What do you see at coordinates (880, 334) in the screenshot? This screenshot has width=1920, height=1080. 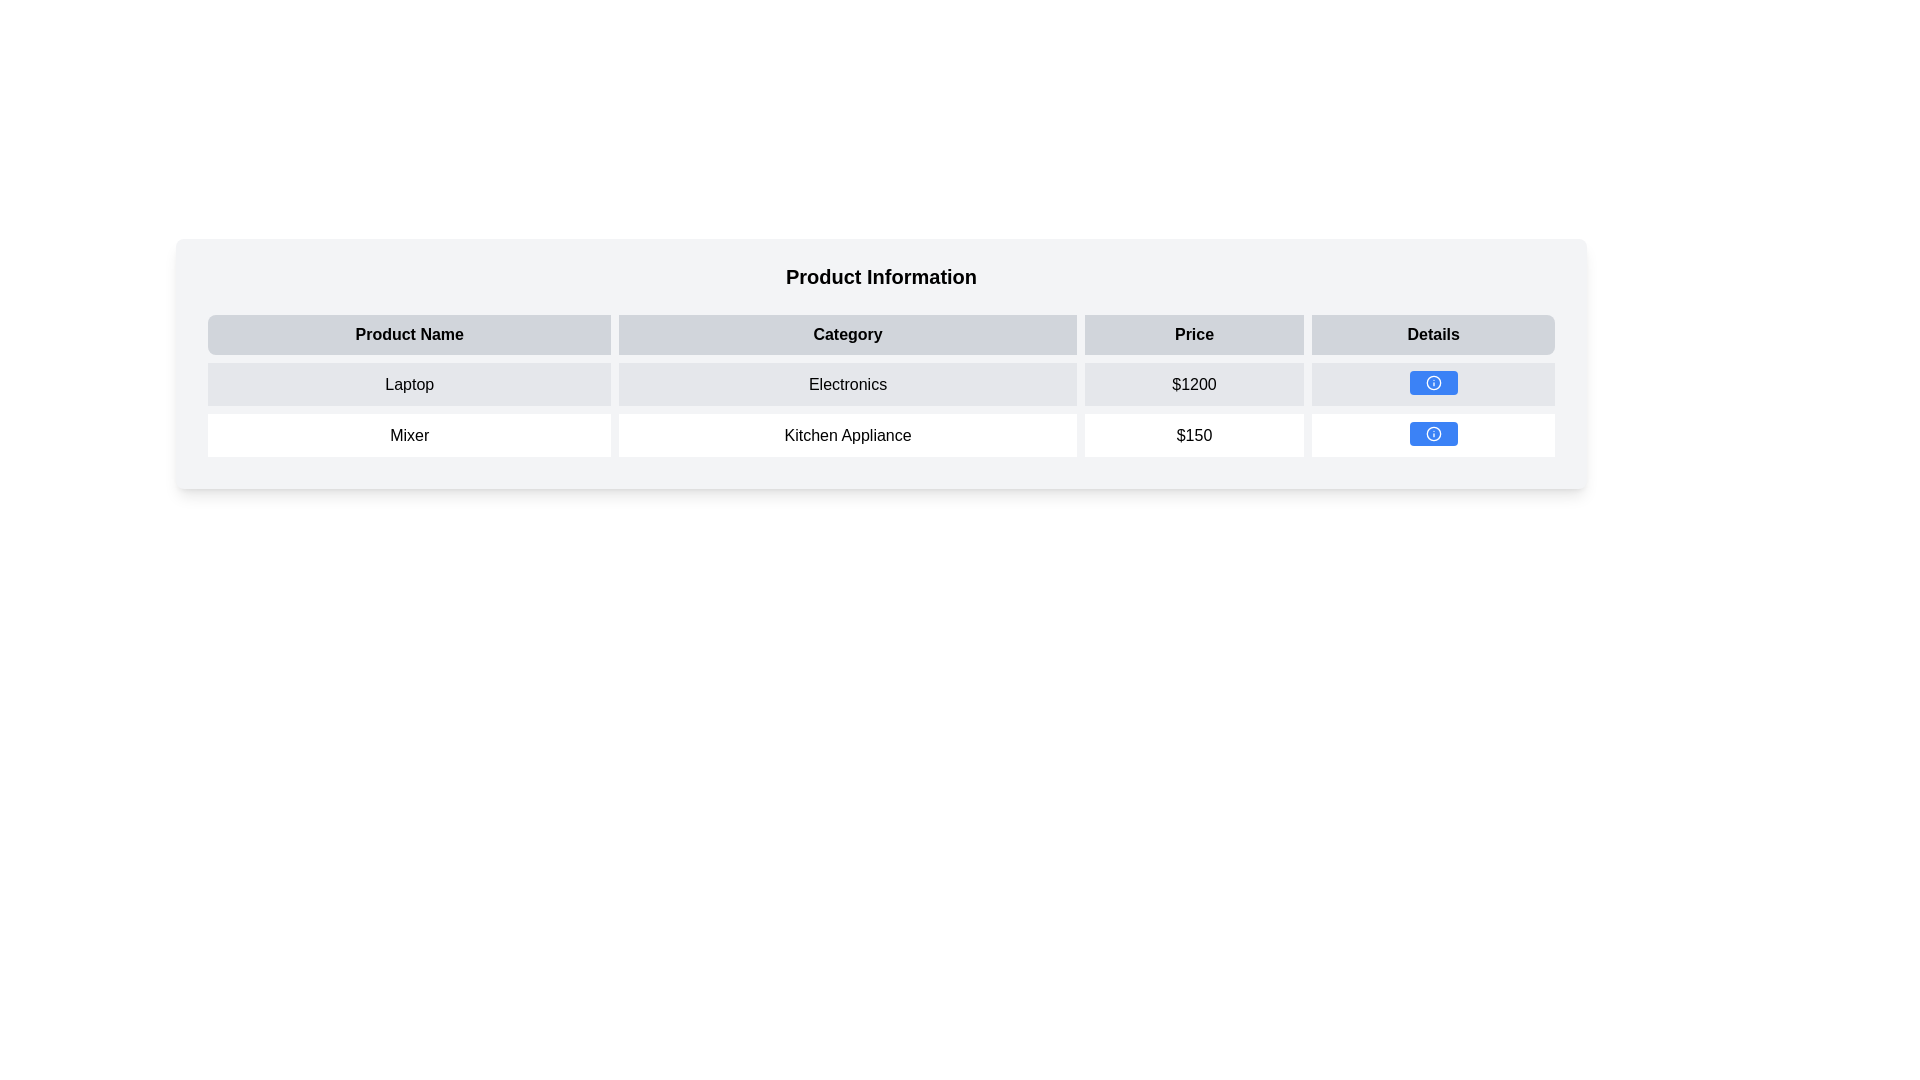 I see `the table header cell labeled 'Category', which is the second cell in the header row of the table, positioned between 'Product Name' and 'Price'` at bounding box center [880, 334].